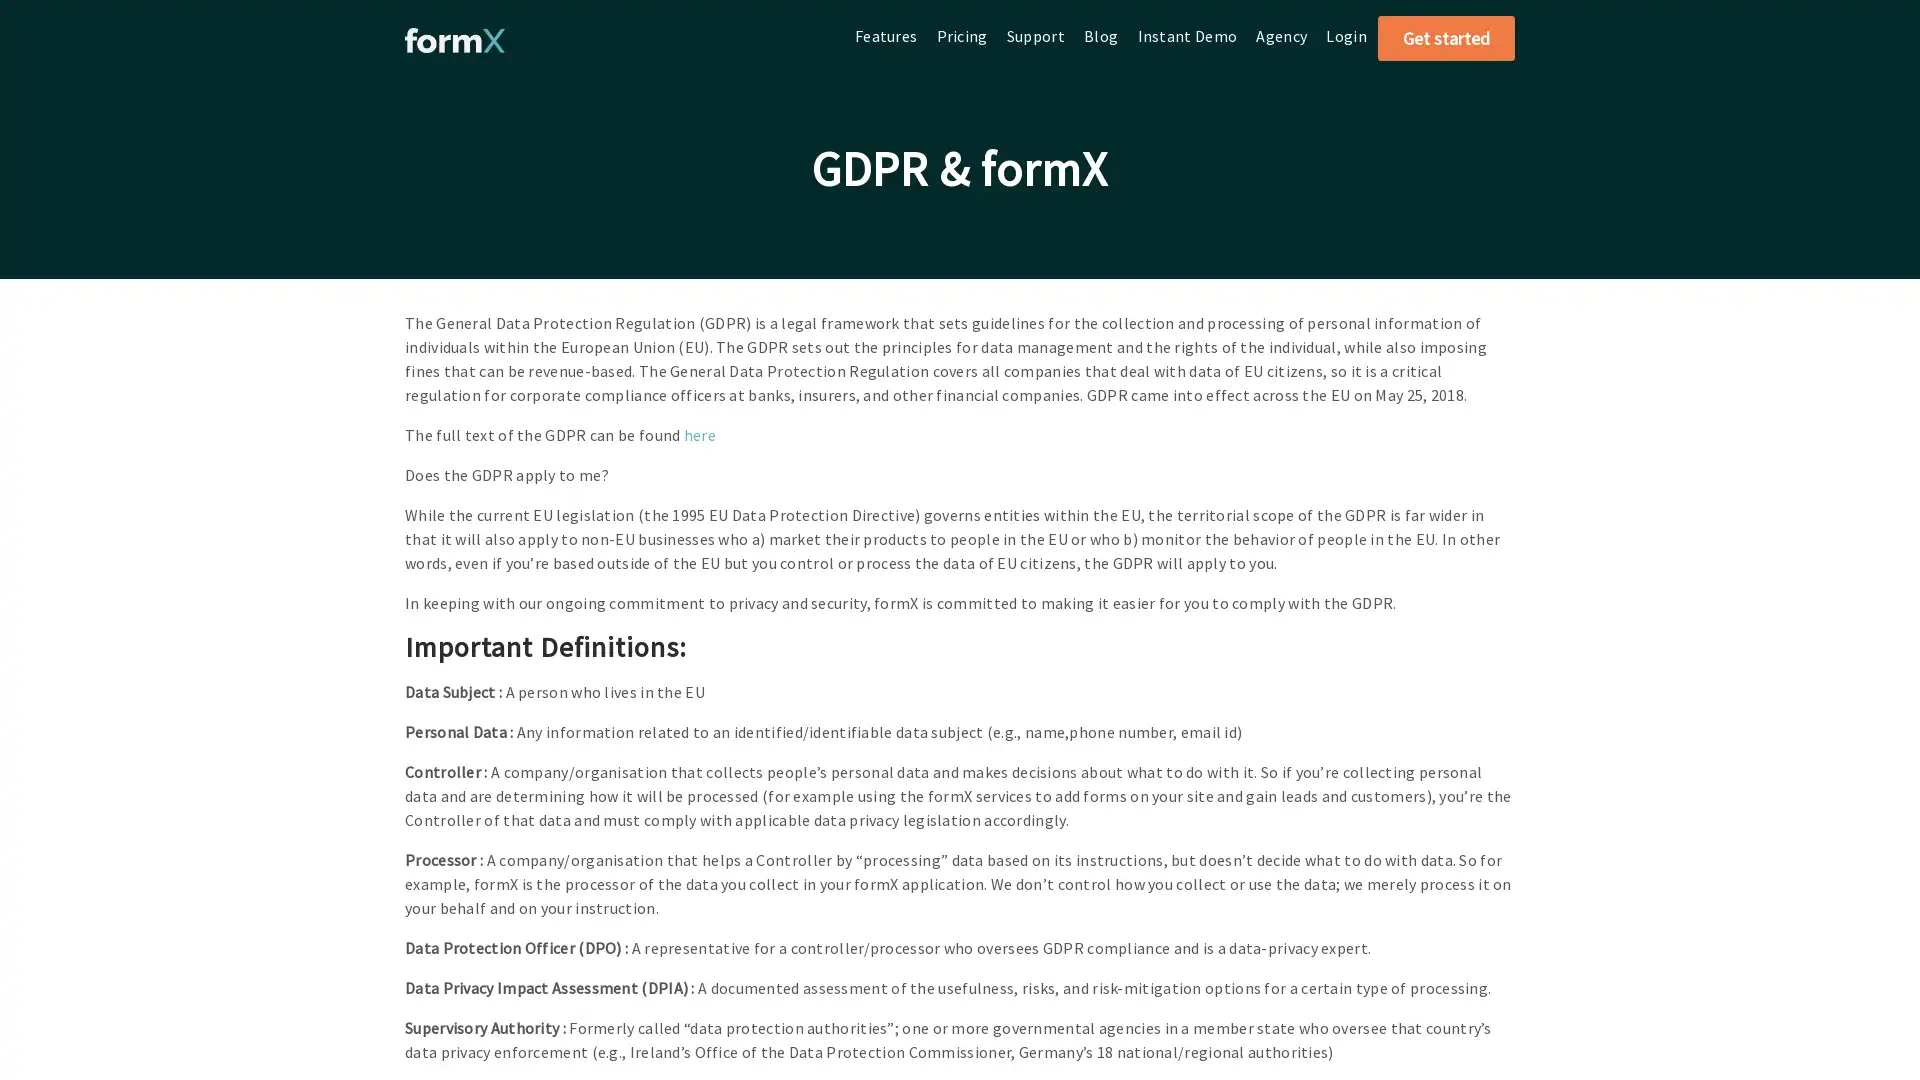 The width and height of the screenshot is (1920, 1080). What do you see at coordinates (1446, 38) in the screenshot?
I see `Get started` at bounding box center [1446, 38].